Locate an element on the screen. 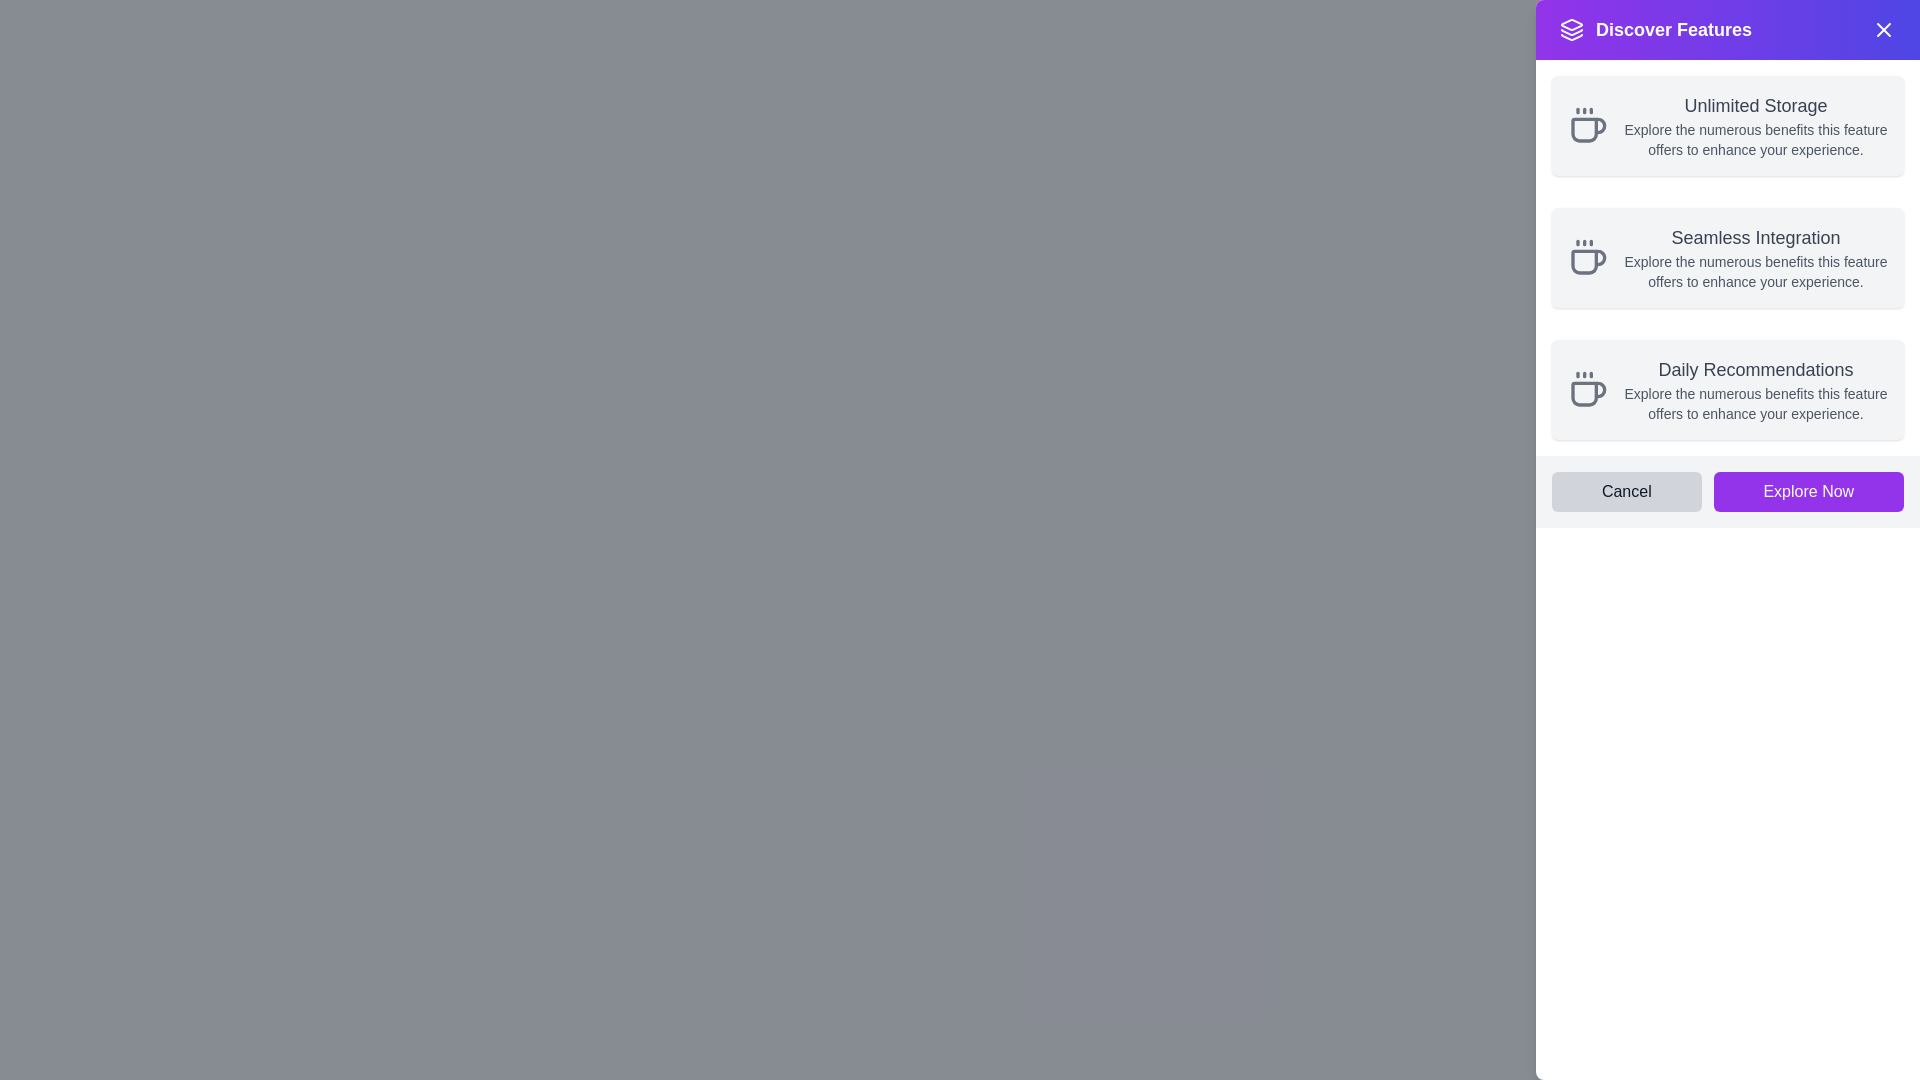  static text content providing additional details about the feature 'Unlimited Storage' located beneath the heading in the right-aligned panel titled 'Discover Features.' is located at coordinates (1755, 138).